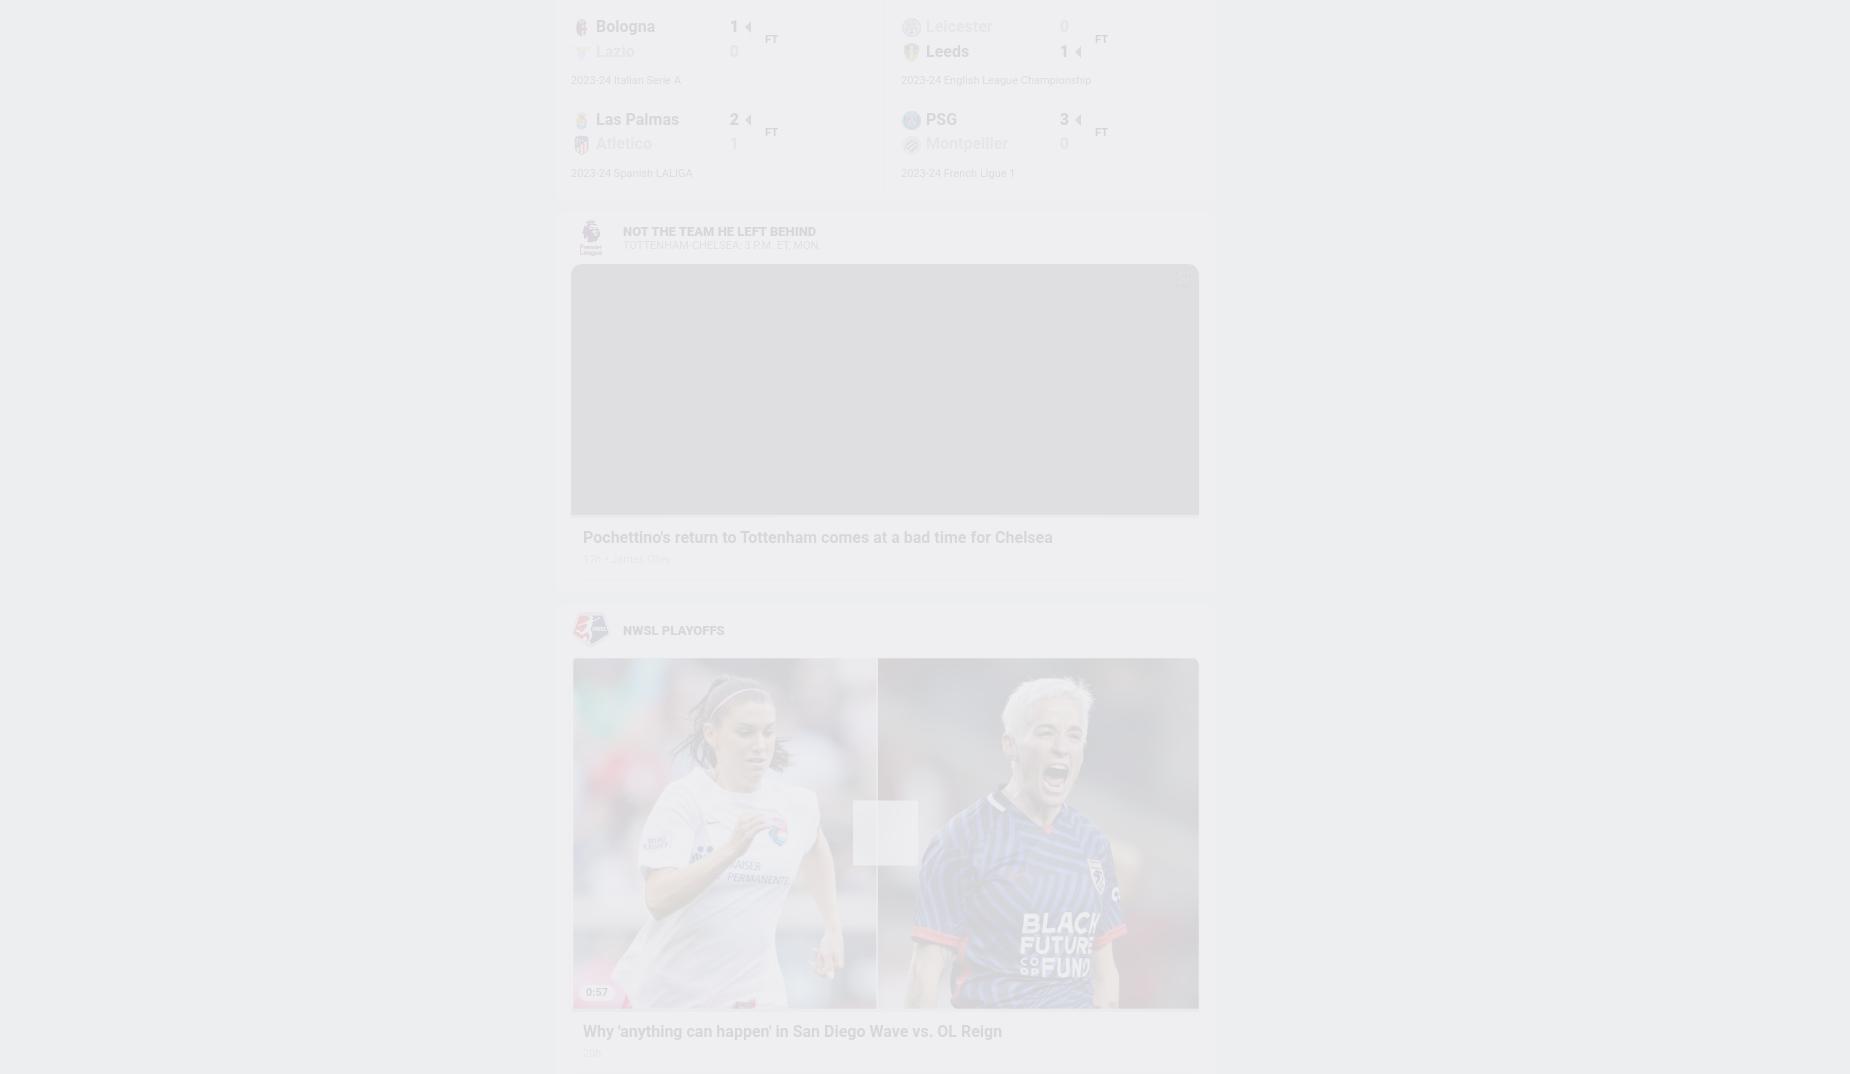  What do you see at coordinates (900, 80) in the screenshot?
I see `'2023-24 English League Championship'` at bounding box center [900, 80].